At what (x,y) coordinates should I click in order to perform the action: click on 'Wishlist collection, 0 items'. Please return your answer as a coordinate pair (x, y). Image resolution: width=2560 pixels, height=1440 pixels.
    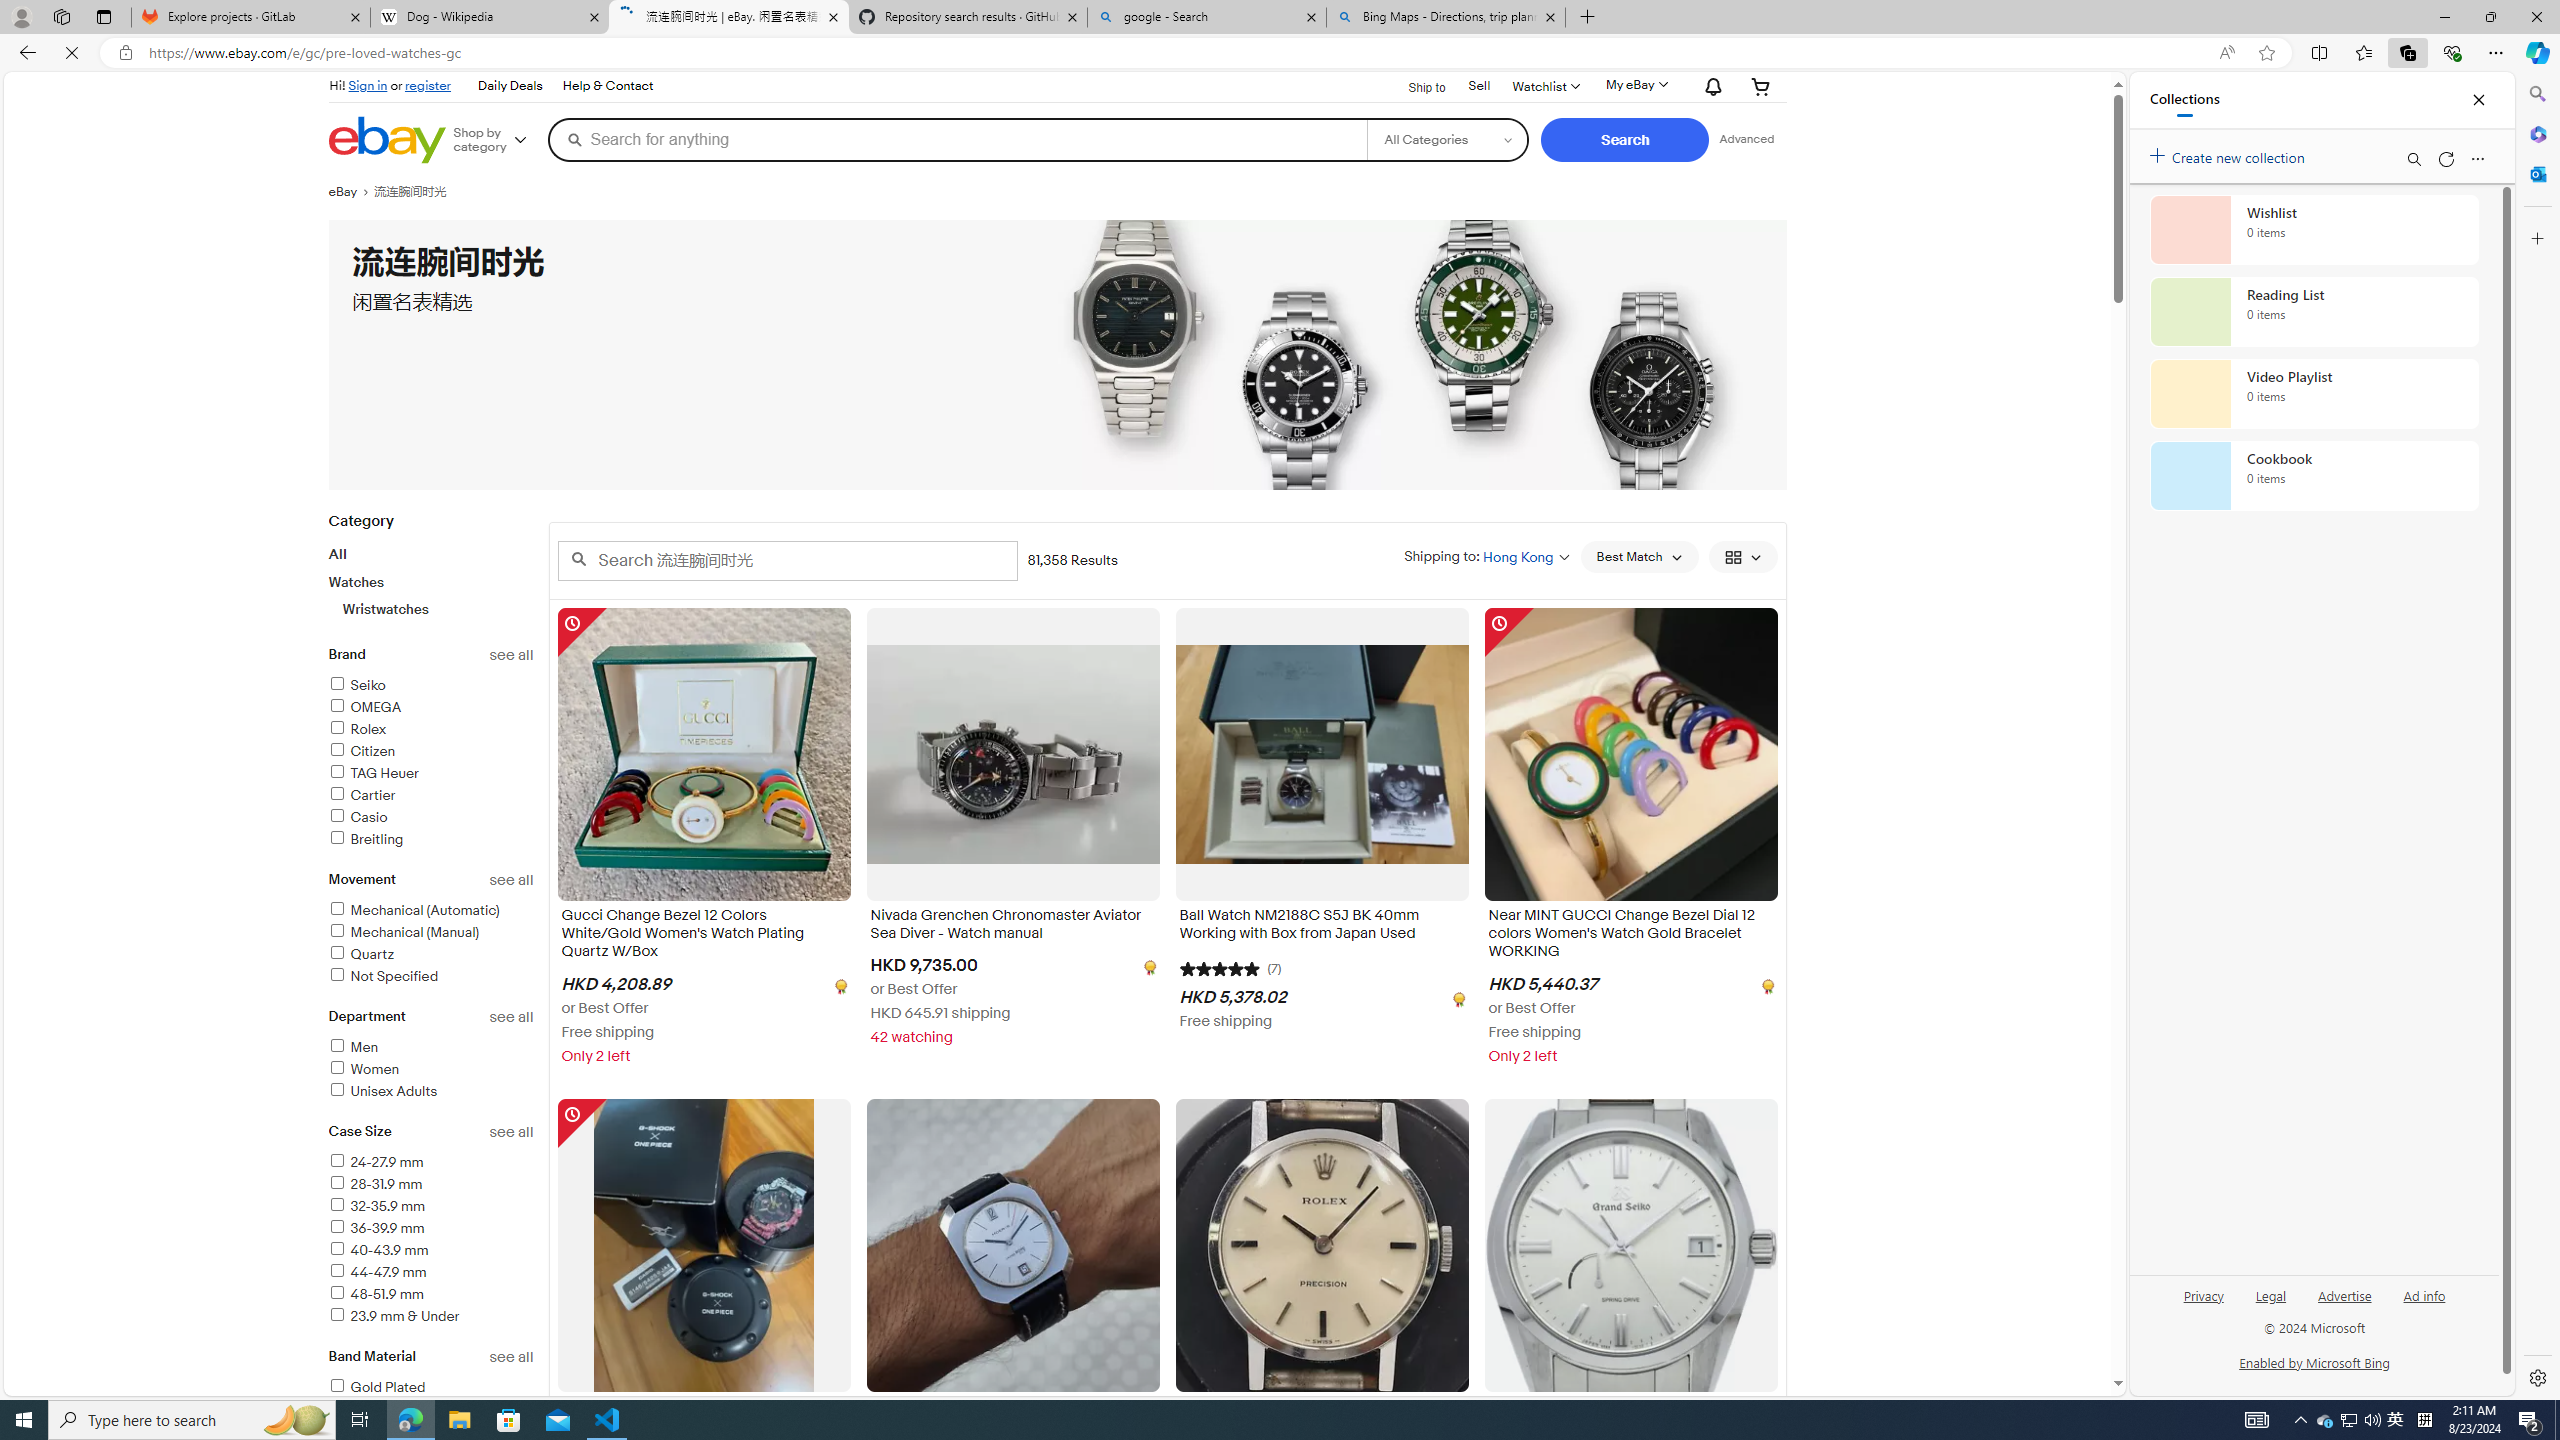
    Looking at the image, I should click on (2314, 229).